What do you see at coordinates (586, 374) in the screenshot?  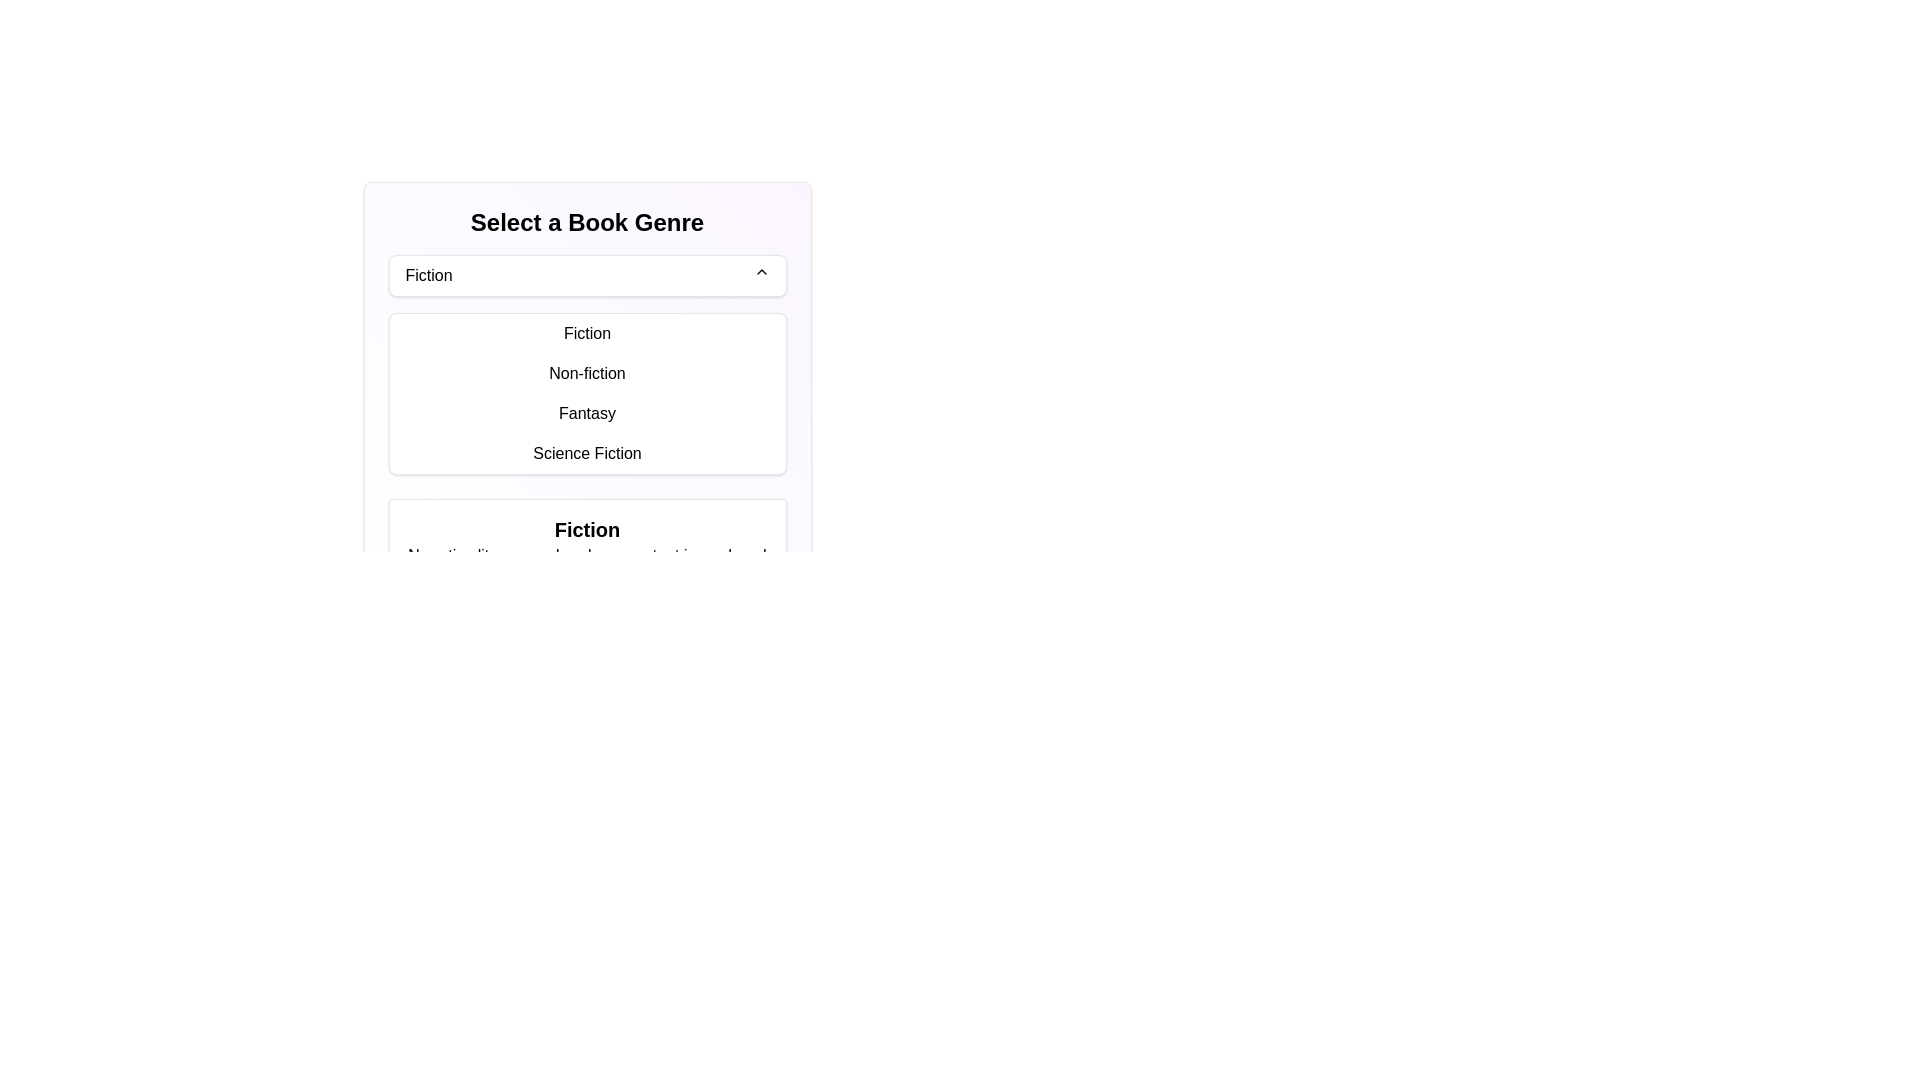 I see `the 'Non-fiction' selectable list item, which is styled as a text label and is the second item in a vertical list of options` at bounding box center [586, 374].